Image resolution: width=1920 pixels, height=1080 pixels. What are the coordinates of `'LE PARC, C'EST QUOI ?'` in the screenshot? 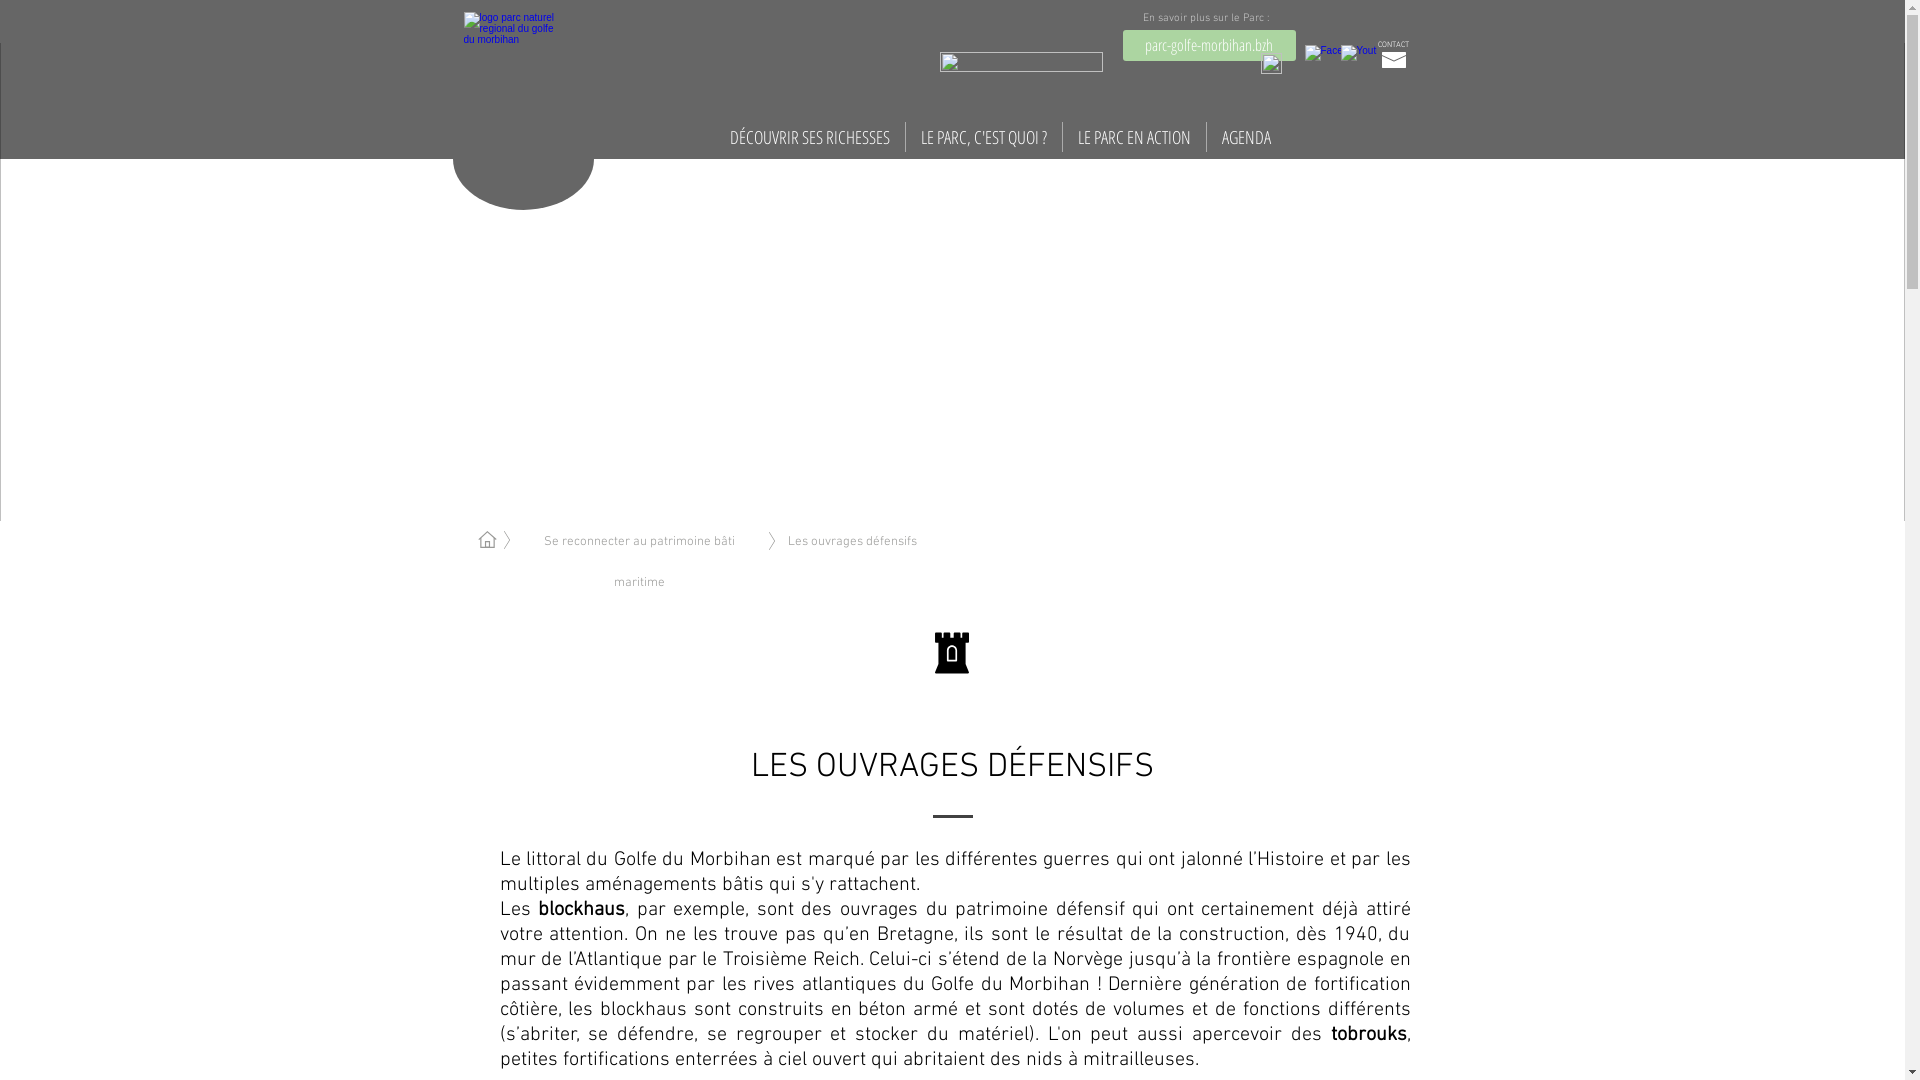 It's located at (983, 136).